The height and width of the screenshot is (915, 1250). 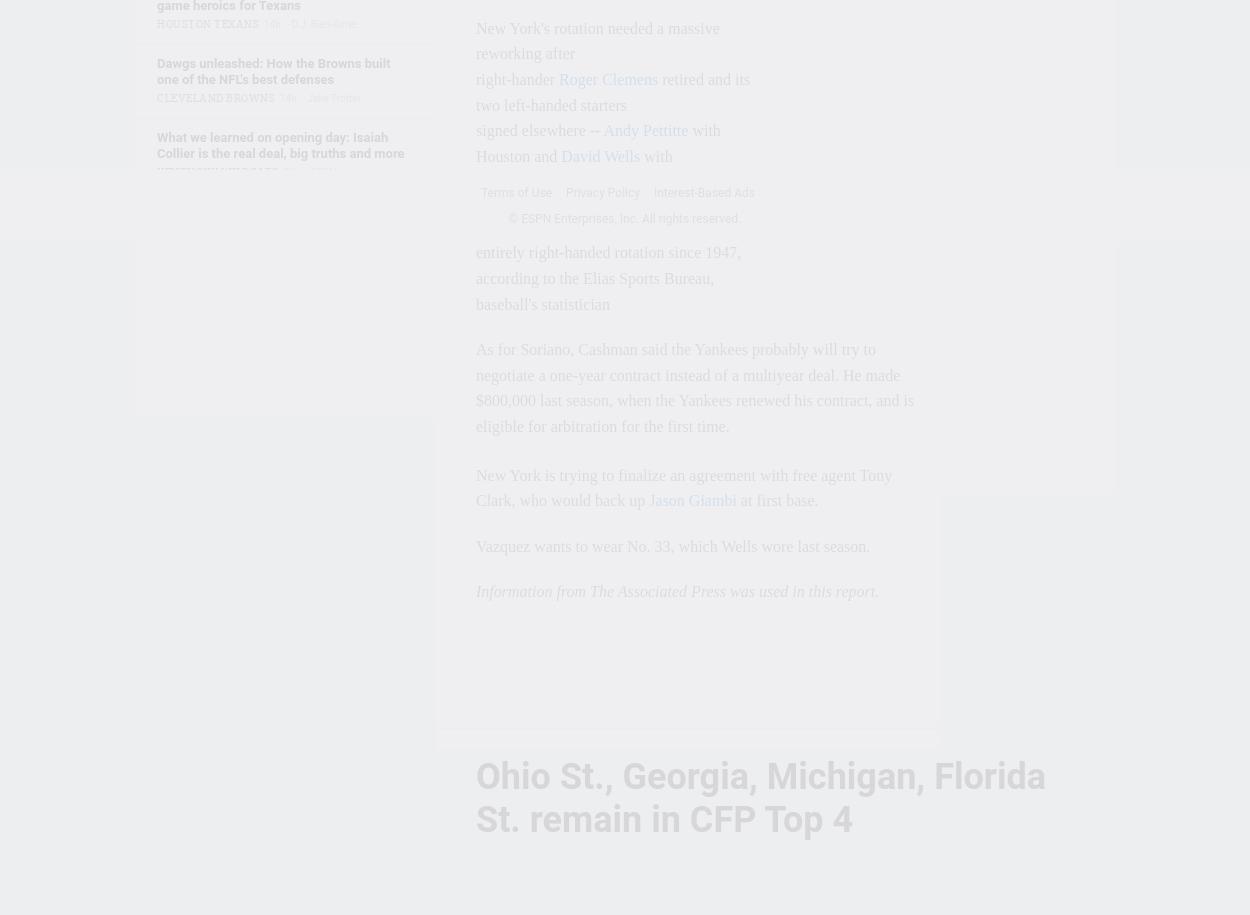 What do you see at coordinates (157, 96) in the screenshot?
I see `'Cleveland Browns'` at bounding box center [157, 96].